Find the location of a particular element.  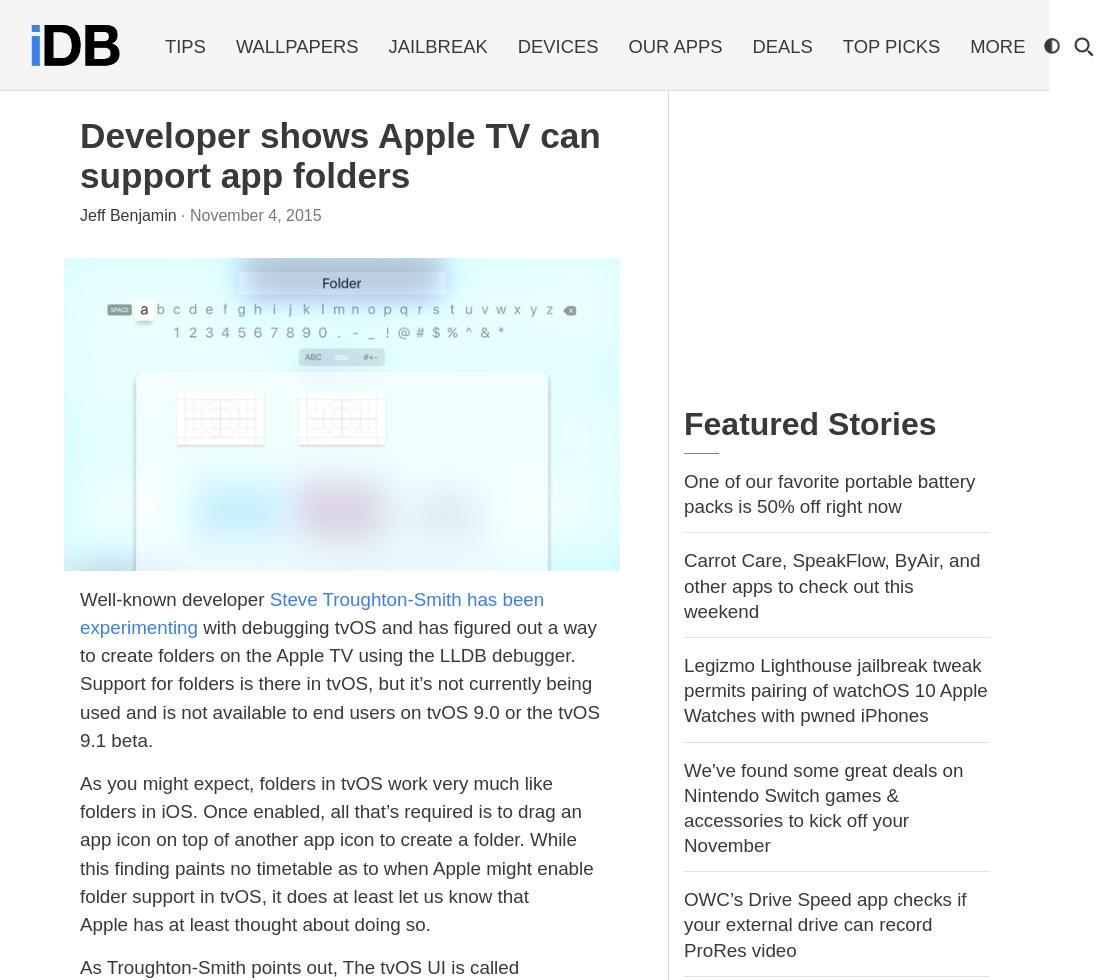

'Carrot Care, SpeakFlow, ByAir, and other apps to check out this weekend' is located at coordinates (830, 585).